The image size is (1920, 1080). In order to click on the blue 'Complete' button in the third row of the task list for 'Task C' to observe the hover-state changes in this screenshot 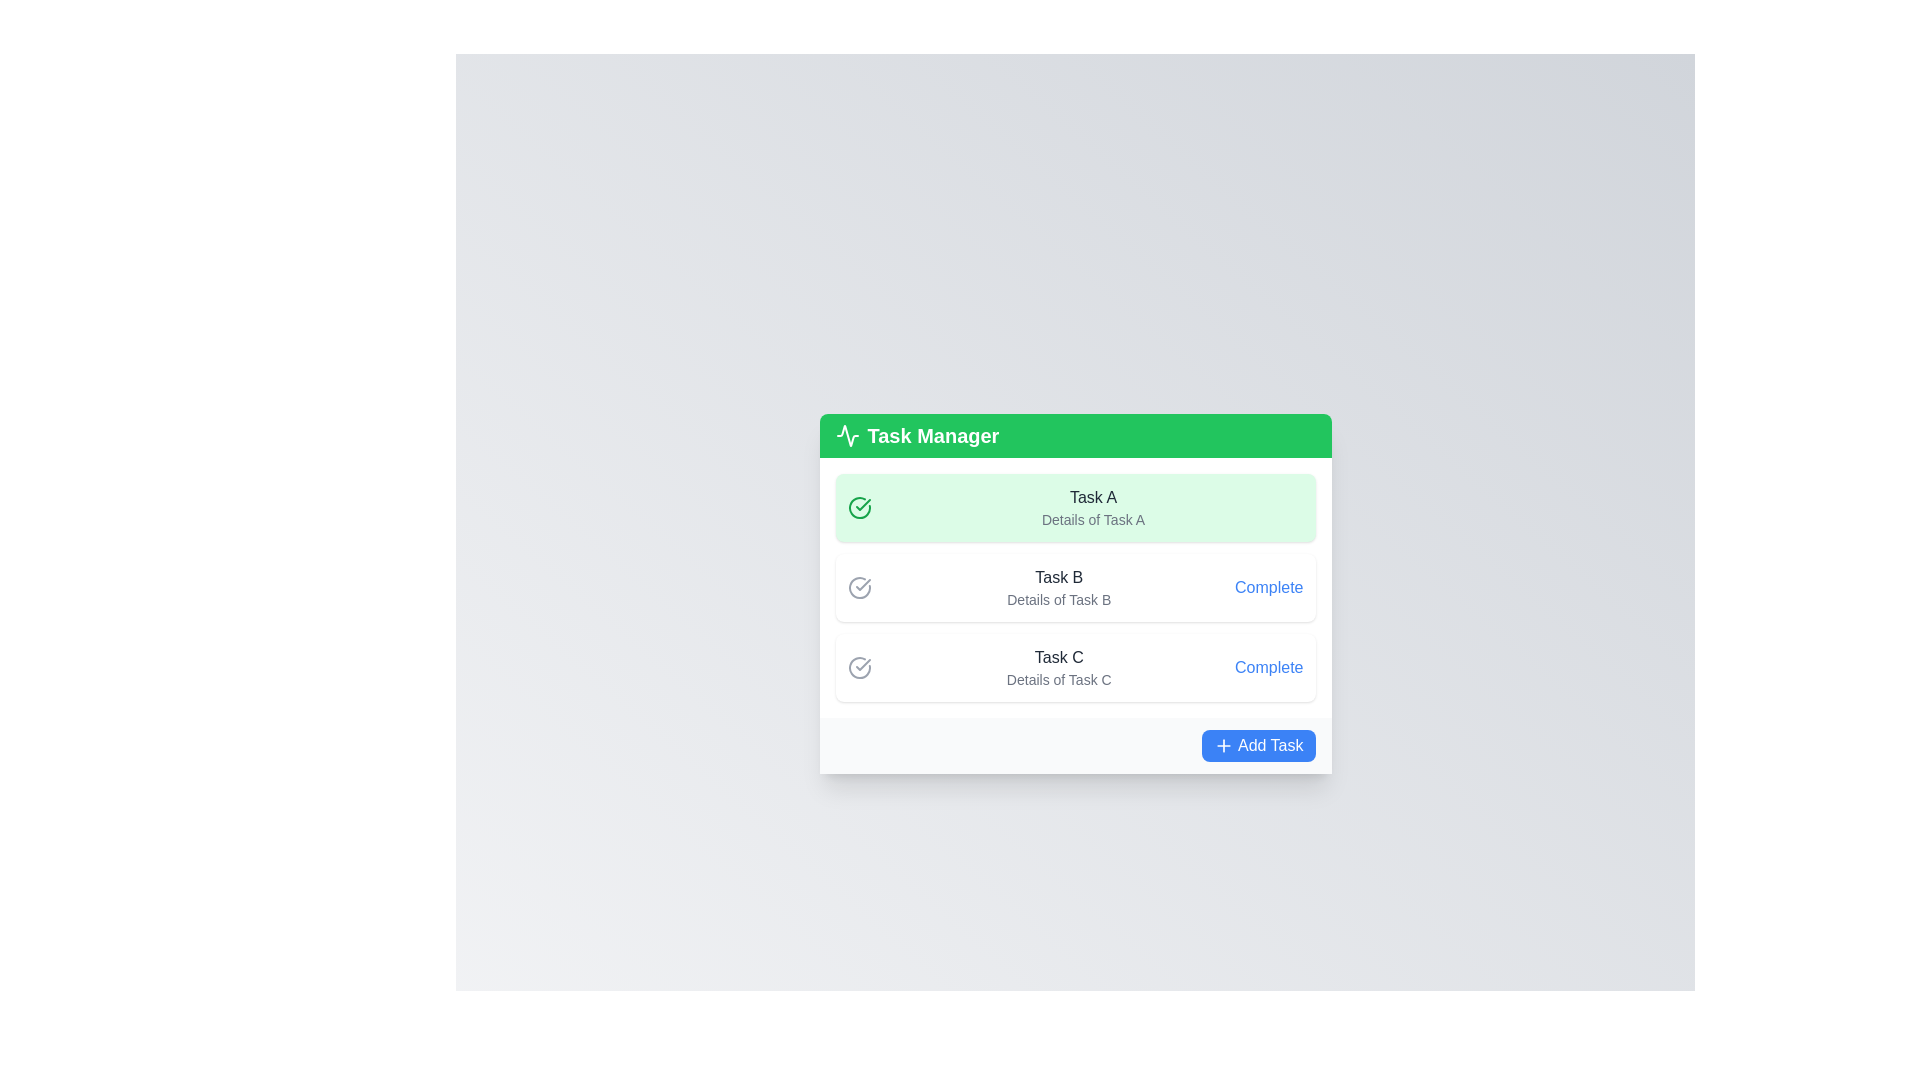, I will do `click(1268, 667)`.